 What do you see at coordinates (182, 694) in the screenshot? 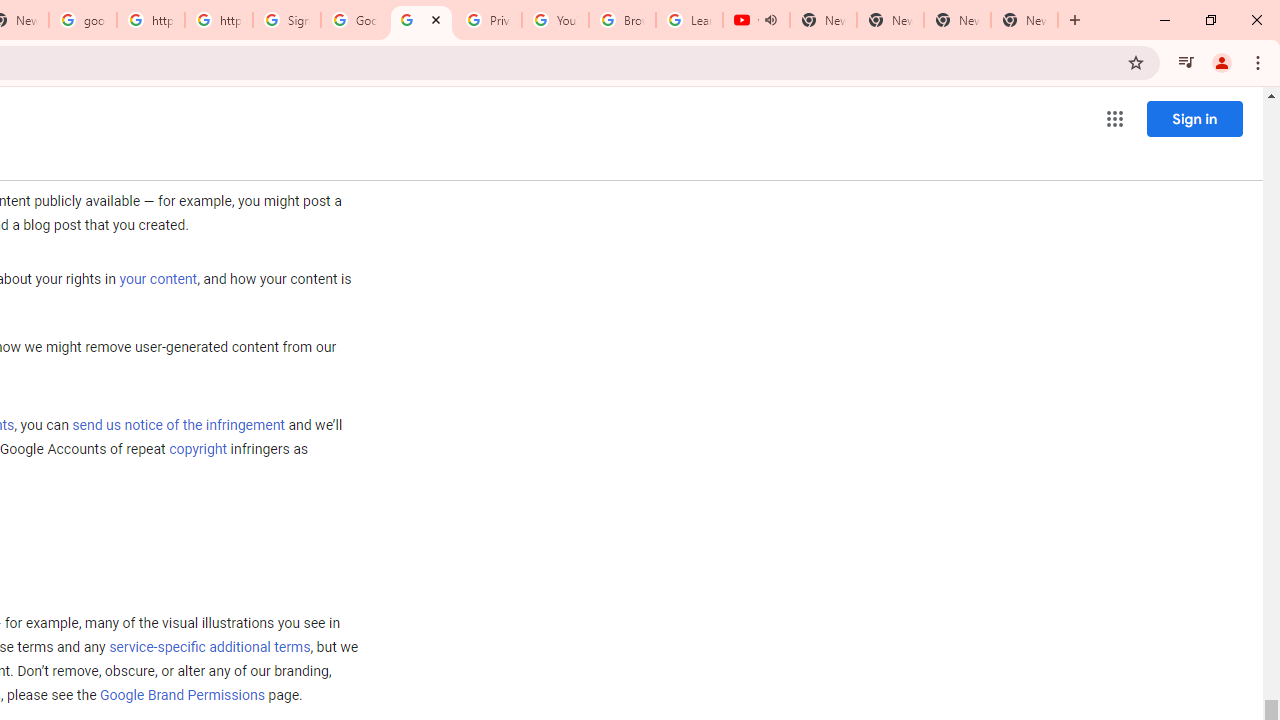
I see `'Google Brand Permissions'` at bounding box center [182, 694].